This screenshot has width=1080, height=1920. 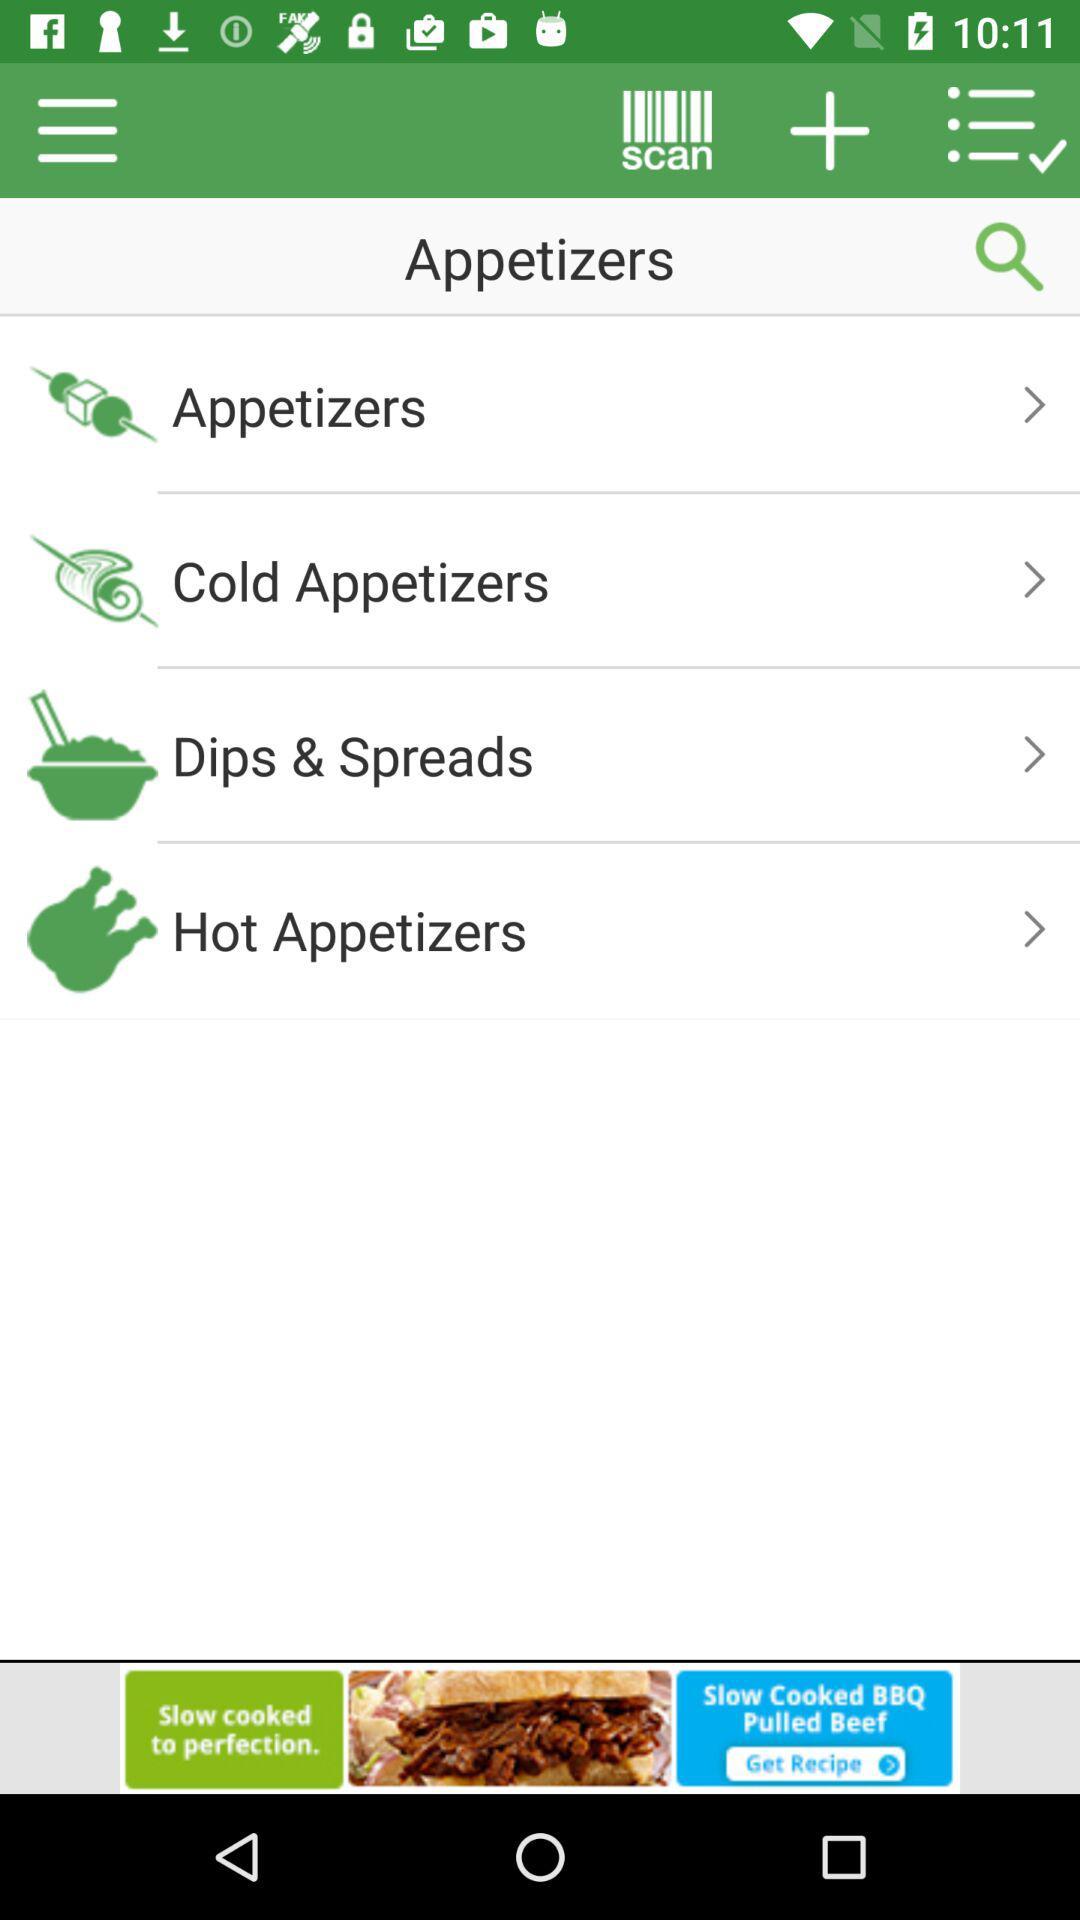 What do you see at coordinates (77, 129) in the screenshot?
I see `the menu icon` at bounding box center [77, 129].